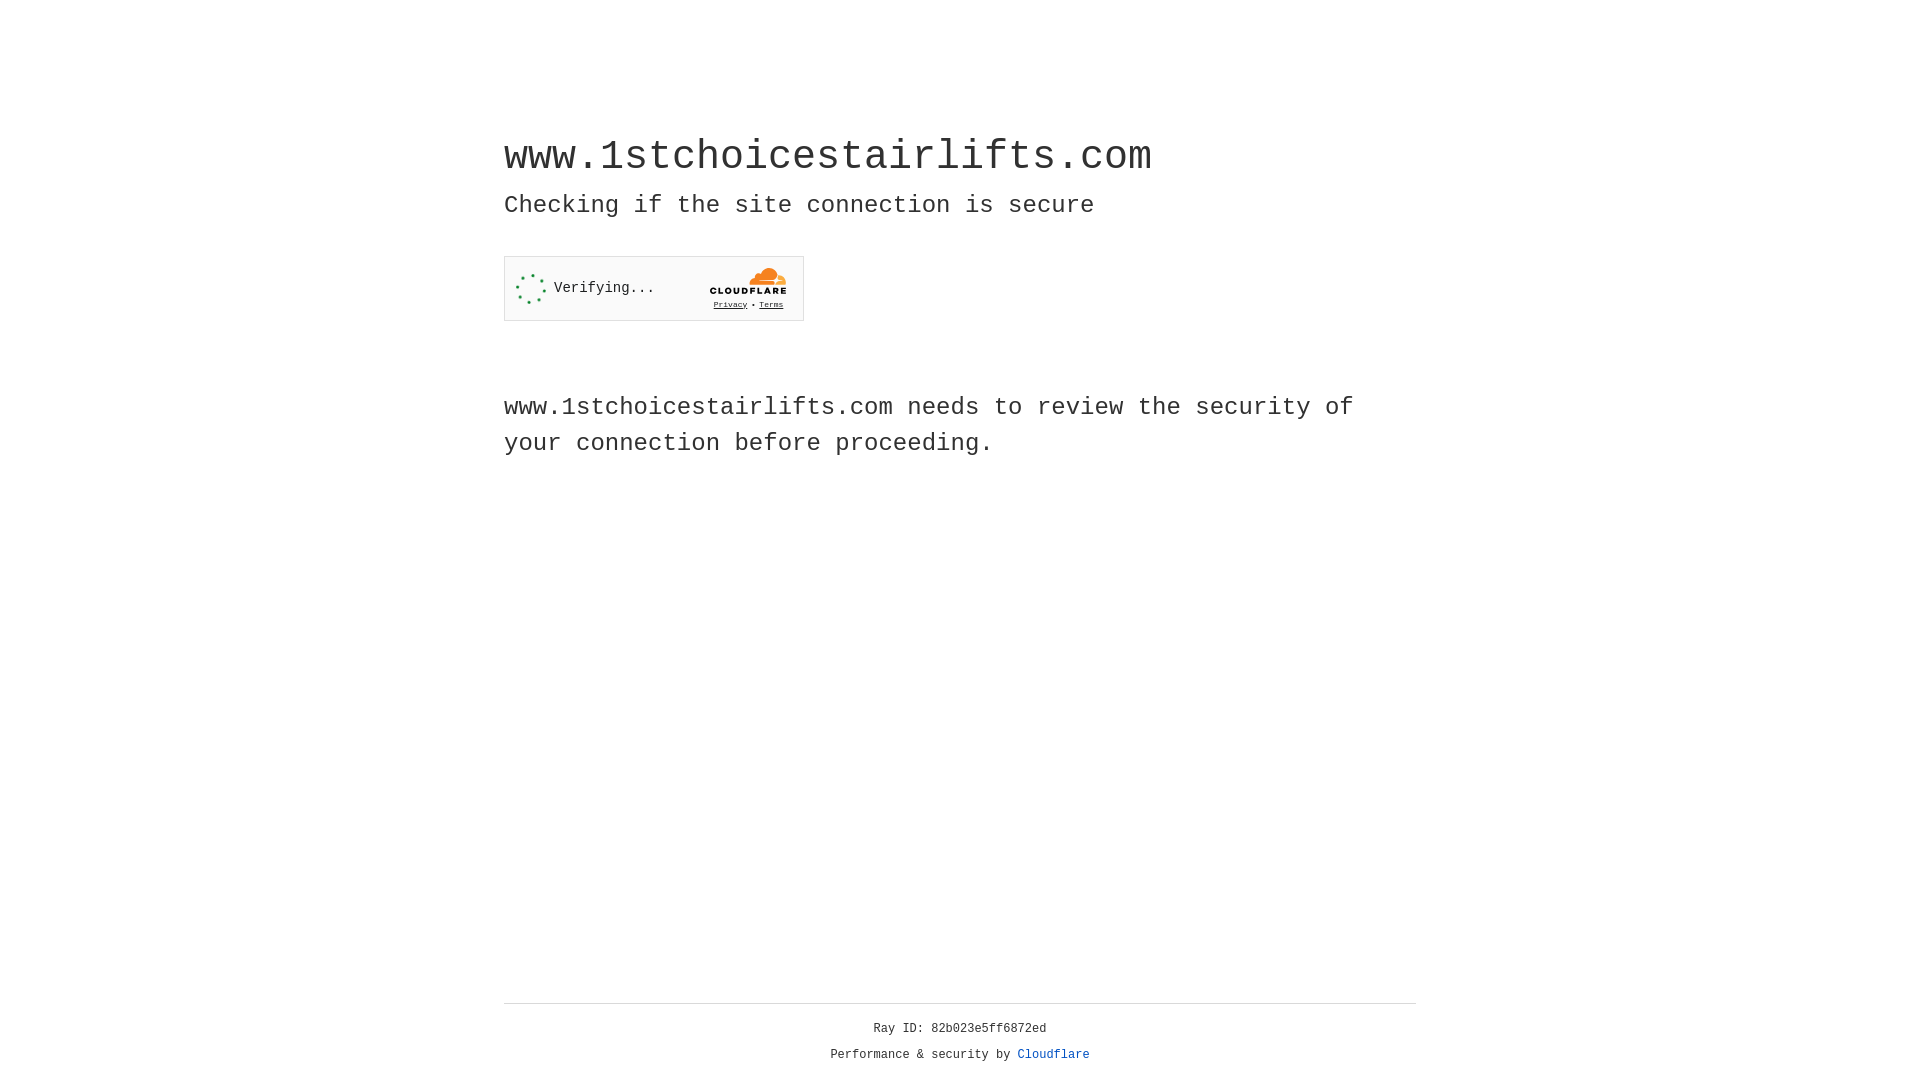  What do you see at coordinates (1053, 1054) in the screenshot?
I see `'Cloudflare'` at bounding box center [1053, 1054].